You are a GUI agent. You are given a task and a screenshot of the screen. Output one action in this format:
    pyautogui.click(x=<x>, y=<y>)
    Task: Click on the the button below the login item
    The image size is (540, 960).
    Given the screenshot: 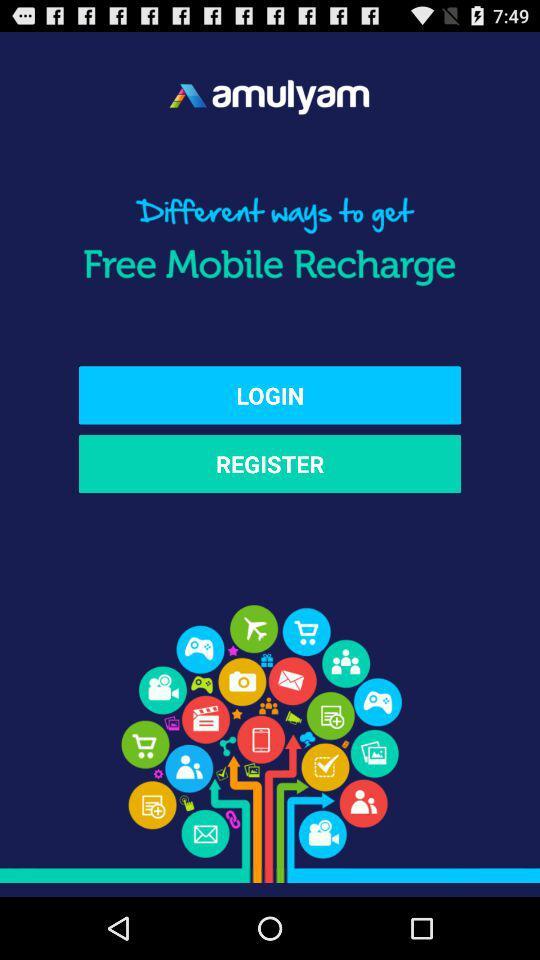 What is the action you would take?
    pyautogui.click(x=270, y=464)
    